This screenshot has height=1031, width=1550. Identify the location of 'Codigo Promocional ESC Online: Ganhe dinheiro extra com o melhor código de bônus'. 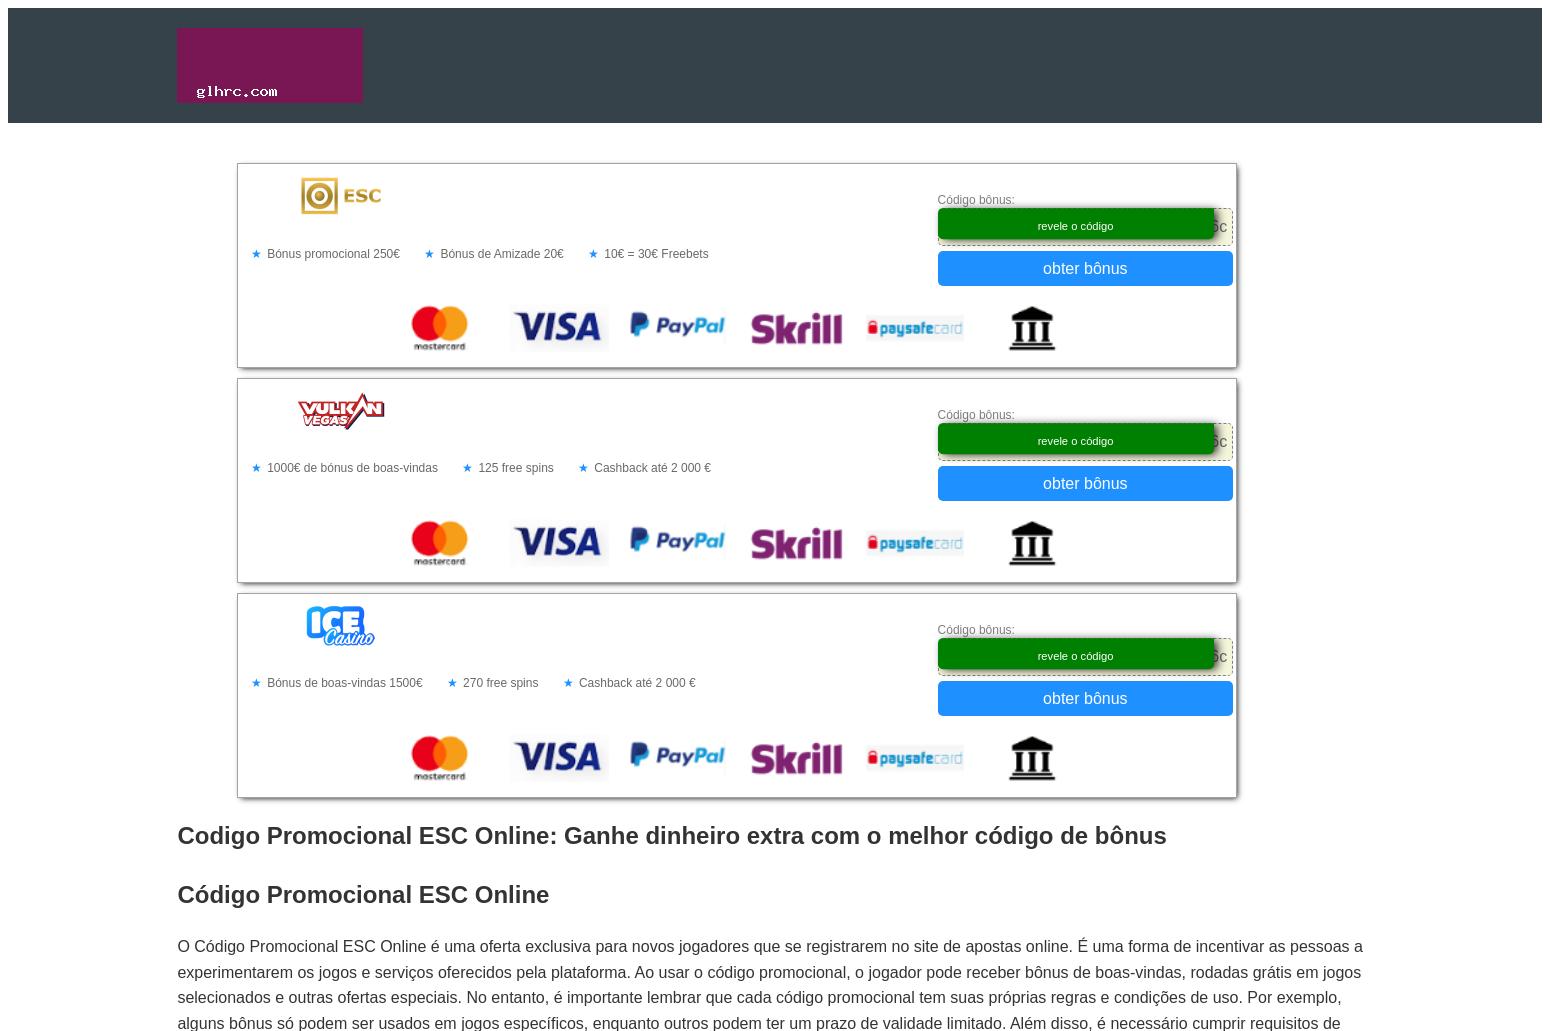
(670, 835).